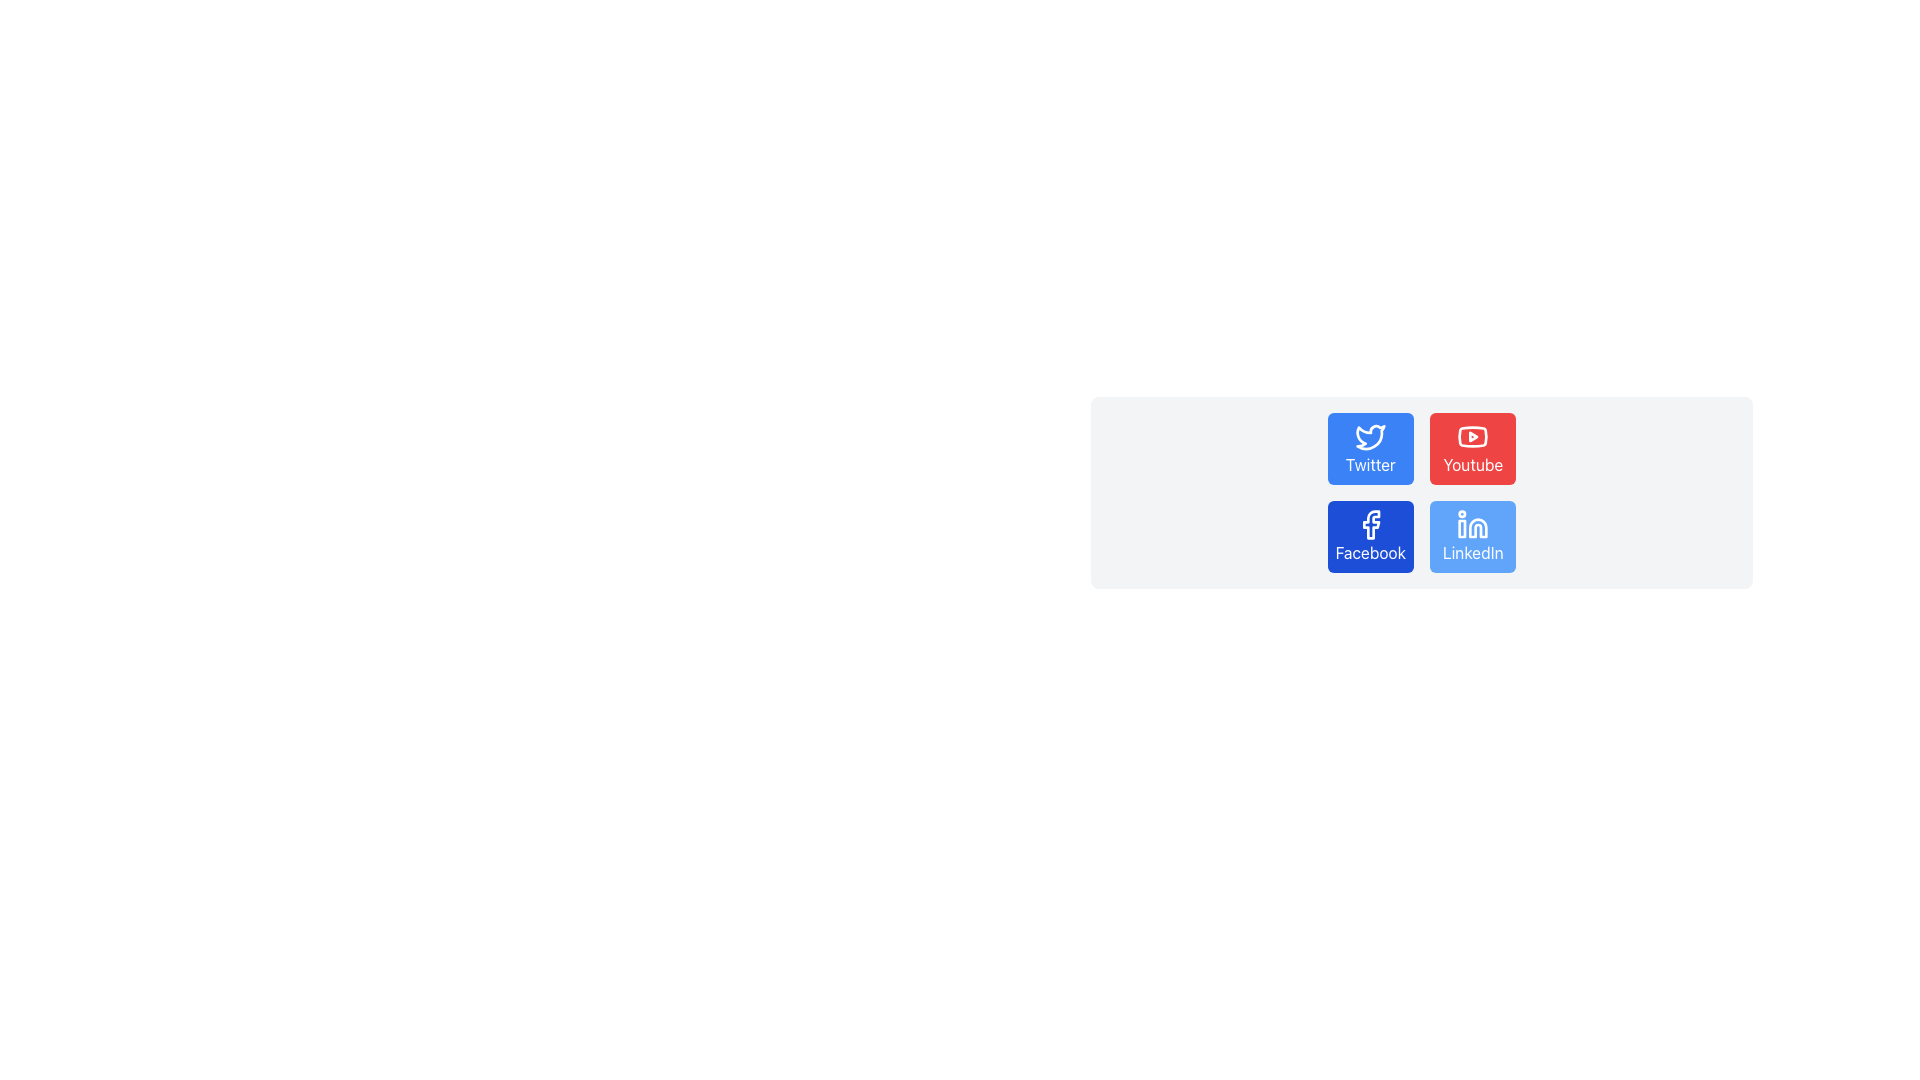 This screenshot has height=1080, width=1920. What do you see at coordinates (1462, 527) in the screenshot?
I see `the LinkedIn icon fragment located in the center-bottom region of the icon, which is part of a grid layout with other social media icons` at bounding box center [1462, 527].